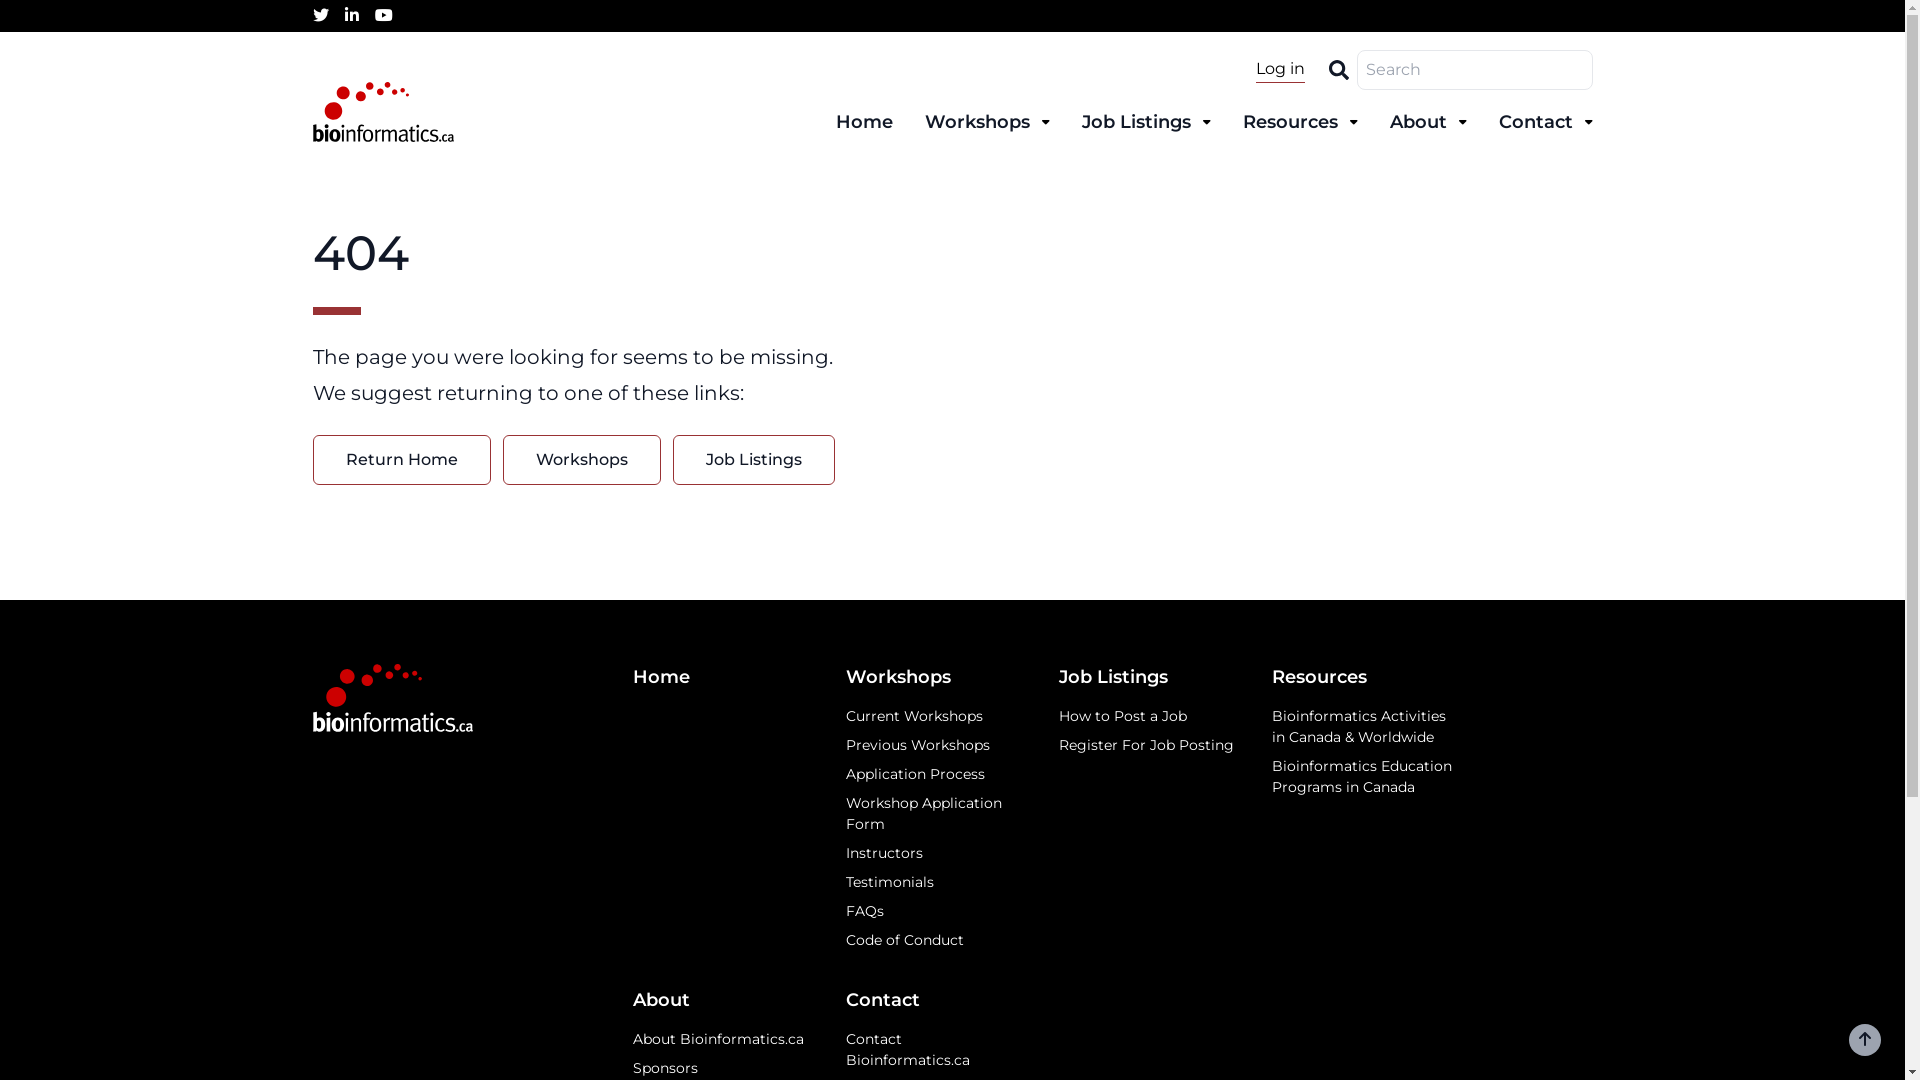 Image resolution: width=1920 pixels, height=1080 pixels. I want to click on 'Instructors', so click(936, 853).